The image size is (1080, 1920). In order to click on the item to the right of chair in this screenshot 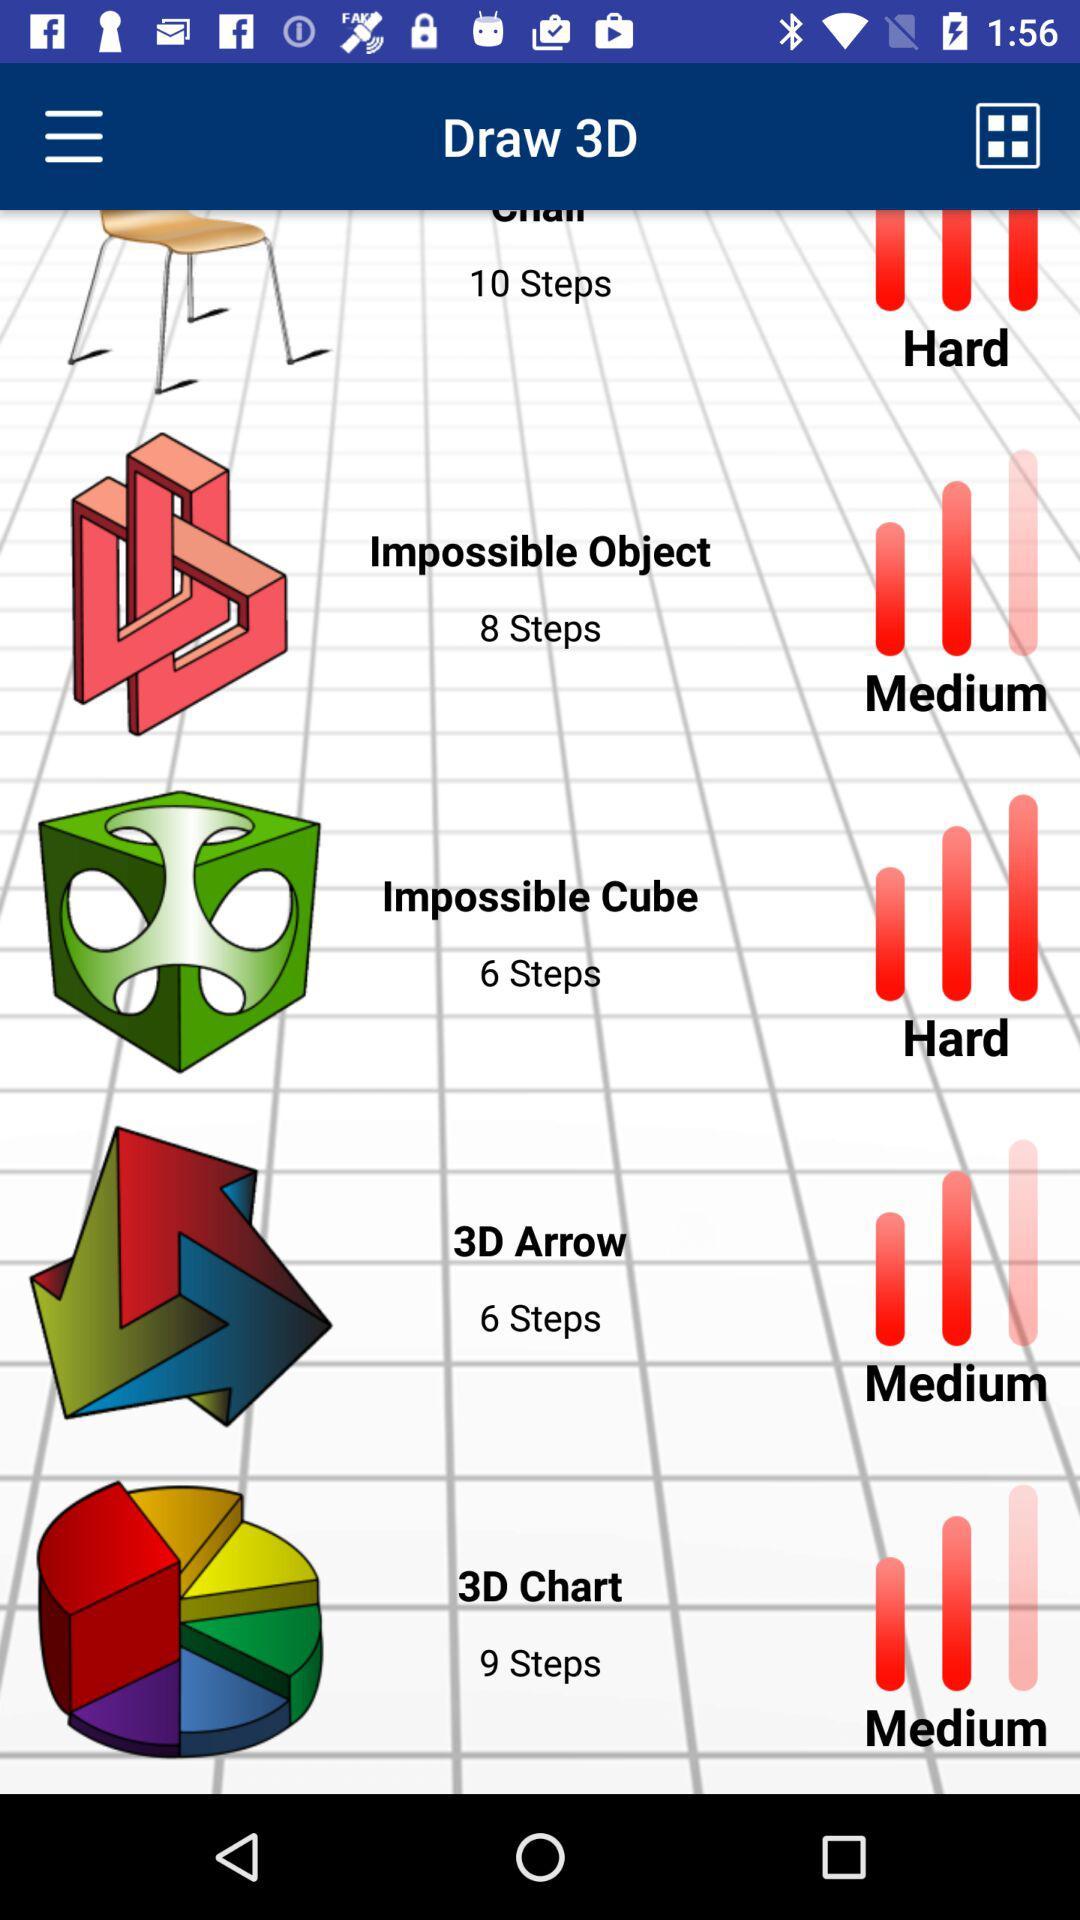, I will do `click(1008, 135)`.